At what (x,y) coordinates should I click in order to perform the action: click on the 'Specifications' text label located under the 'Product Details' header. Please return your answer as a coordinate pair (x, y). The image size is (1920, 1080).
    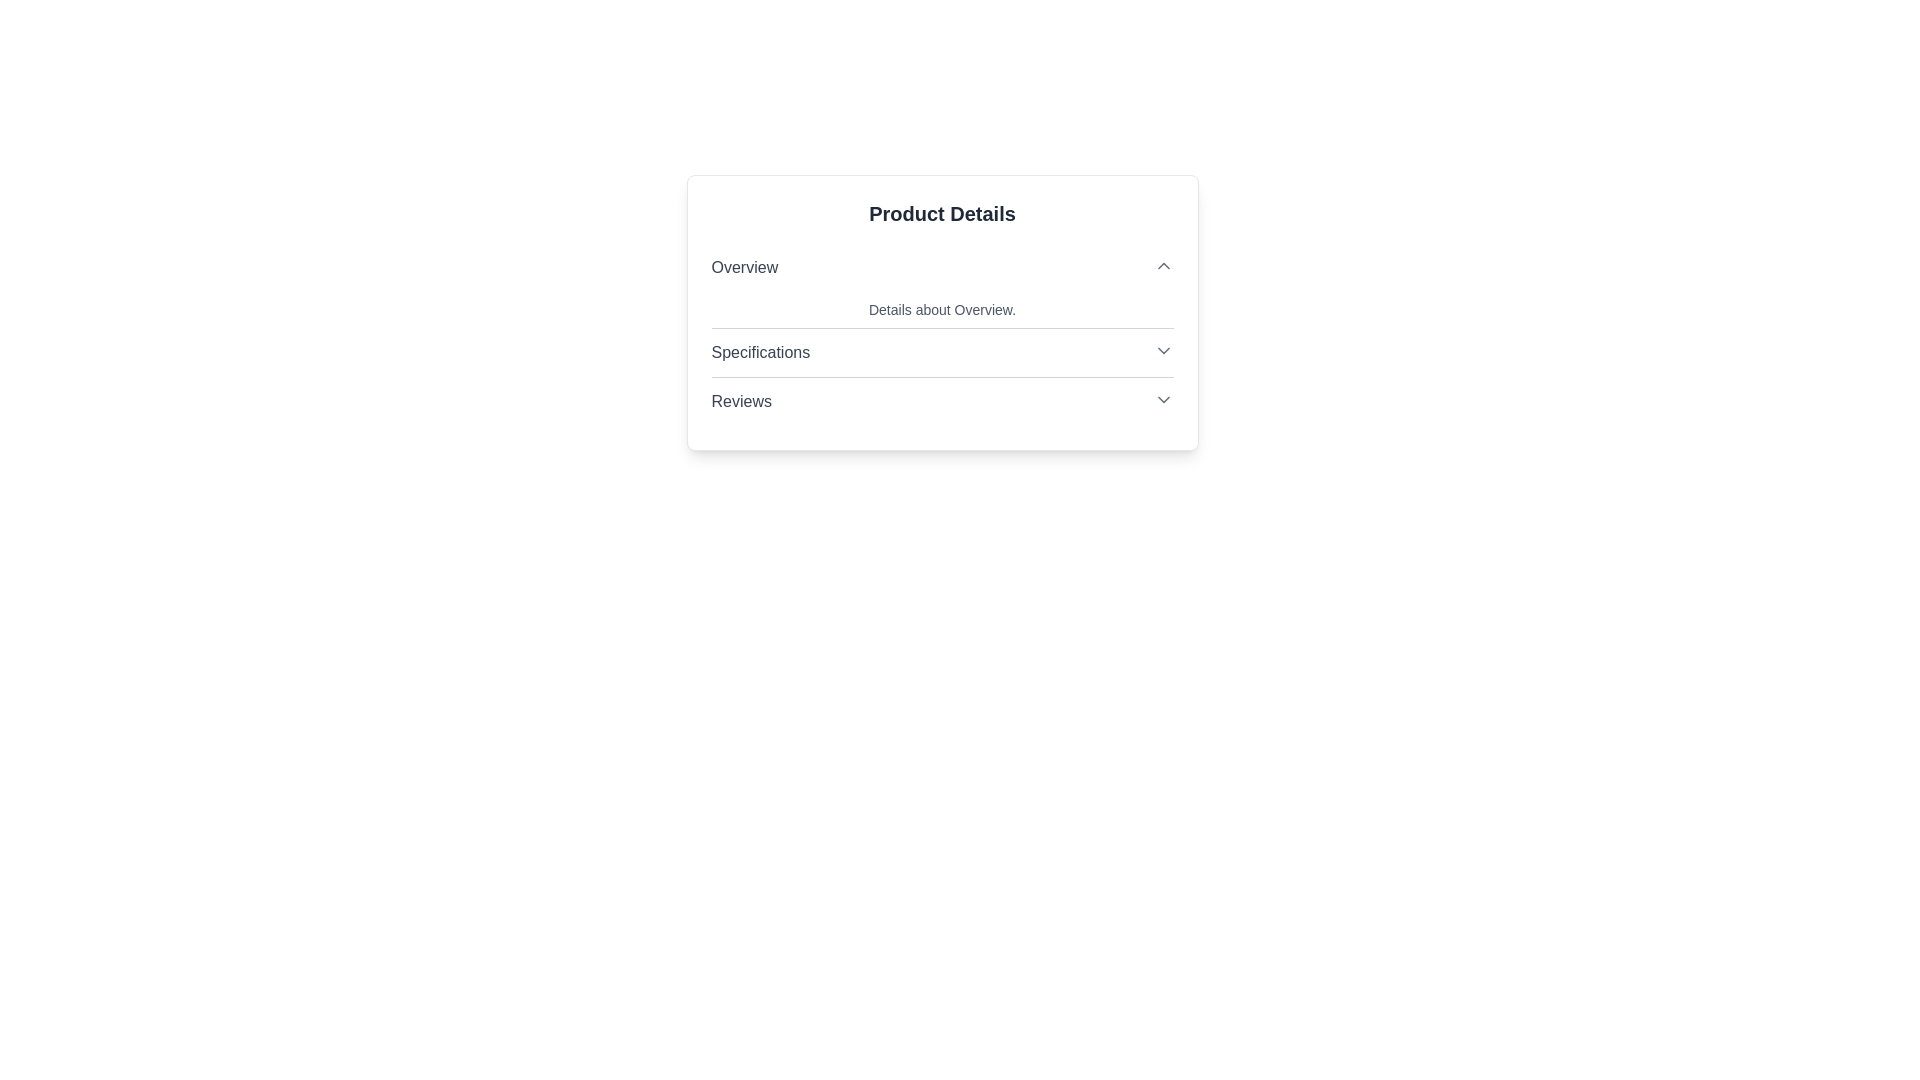
    Looking at the image, I should click on (759, 352).